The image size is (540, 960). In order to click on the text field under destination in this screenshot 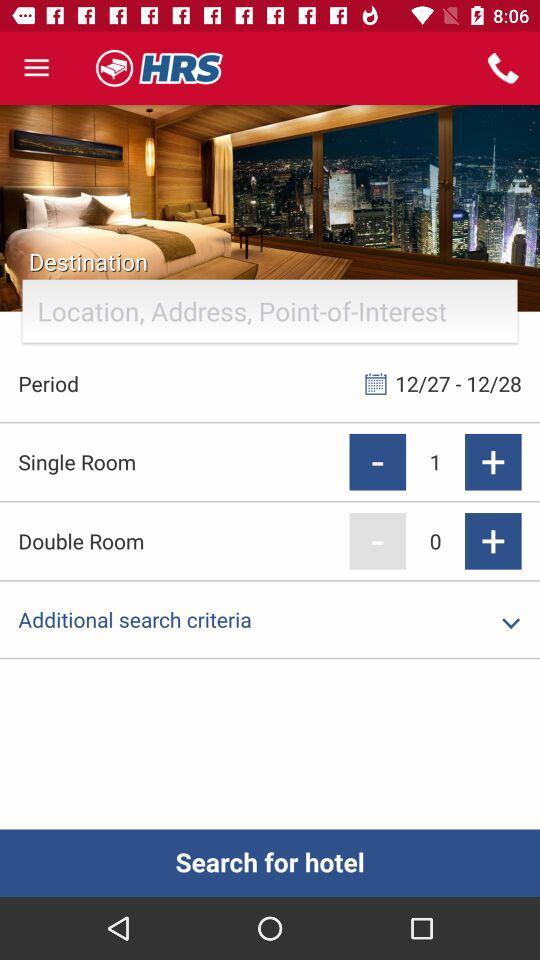, I will do `click(270, 312)`.